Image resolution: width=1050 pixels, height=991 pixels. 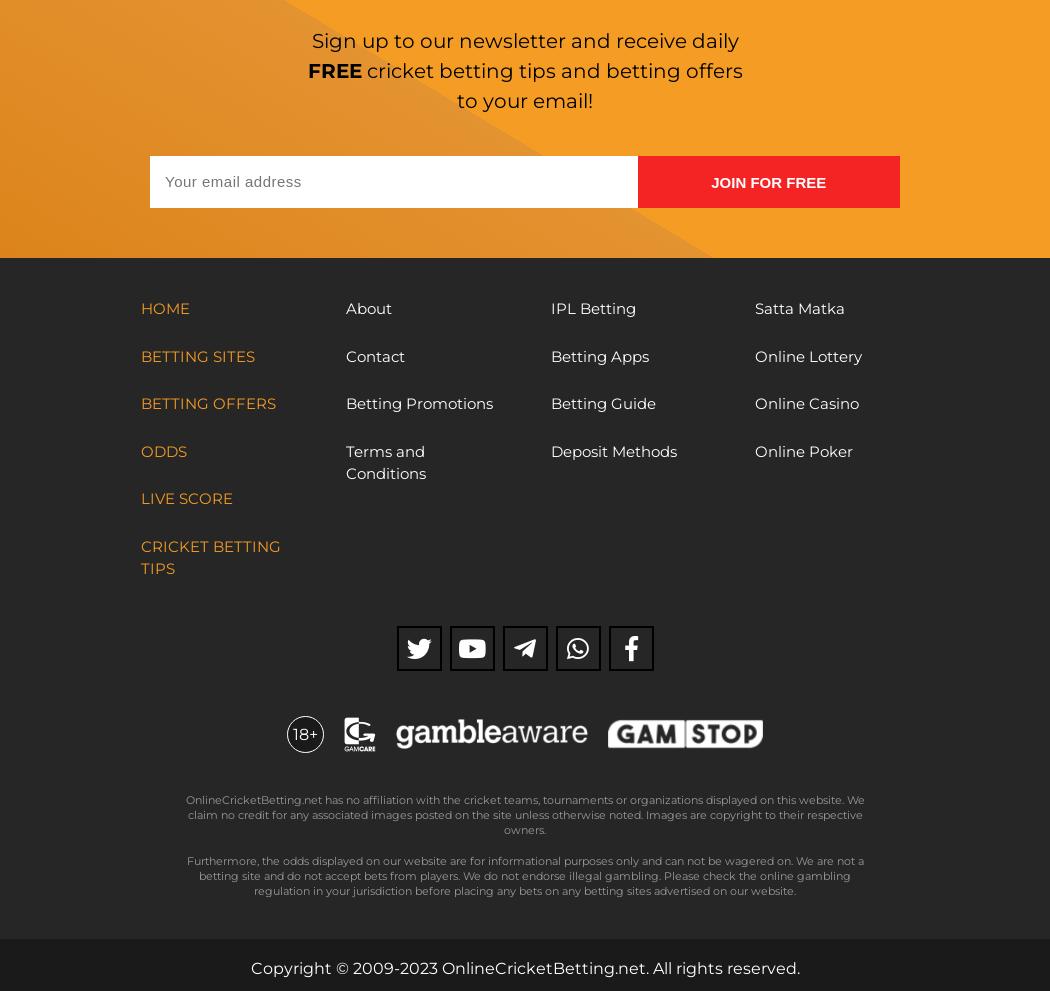 I want to click on 'Betting Offers', so click(x=207, y=402).